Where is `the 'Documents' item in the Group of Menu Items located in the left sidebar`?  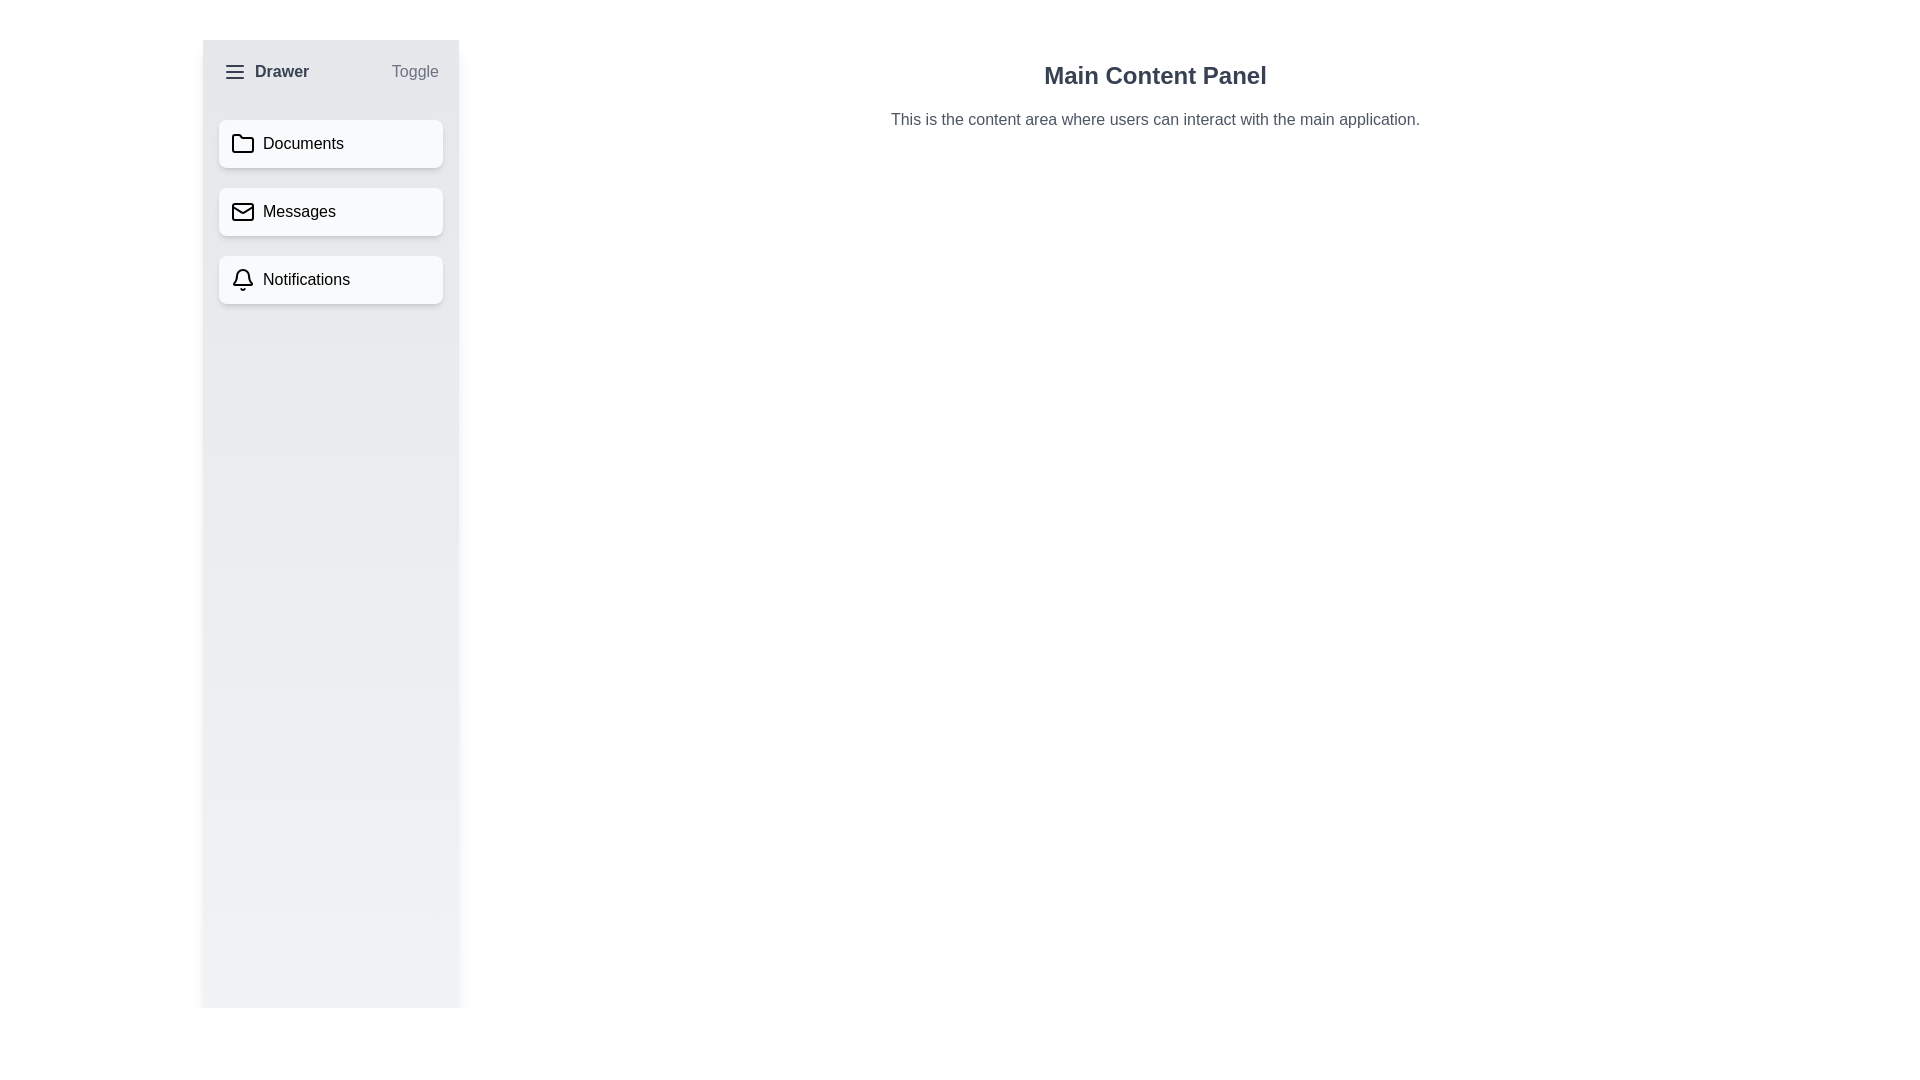 the 'Documents' item in the Group of Menu Items located in the left sidebar is located at coordinates (331, 212).